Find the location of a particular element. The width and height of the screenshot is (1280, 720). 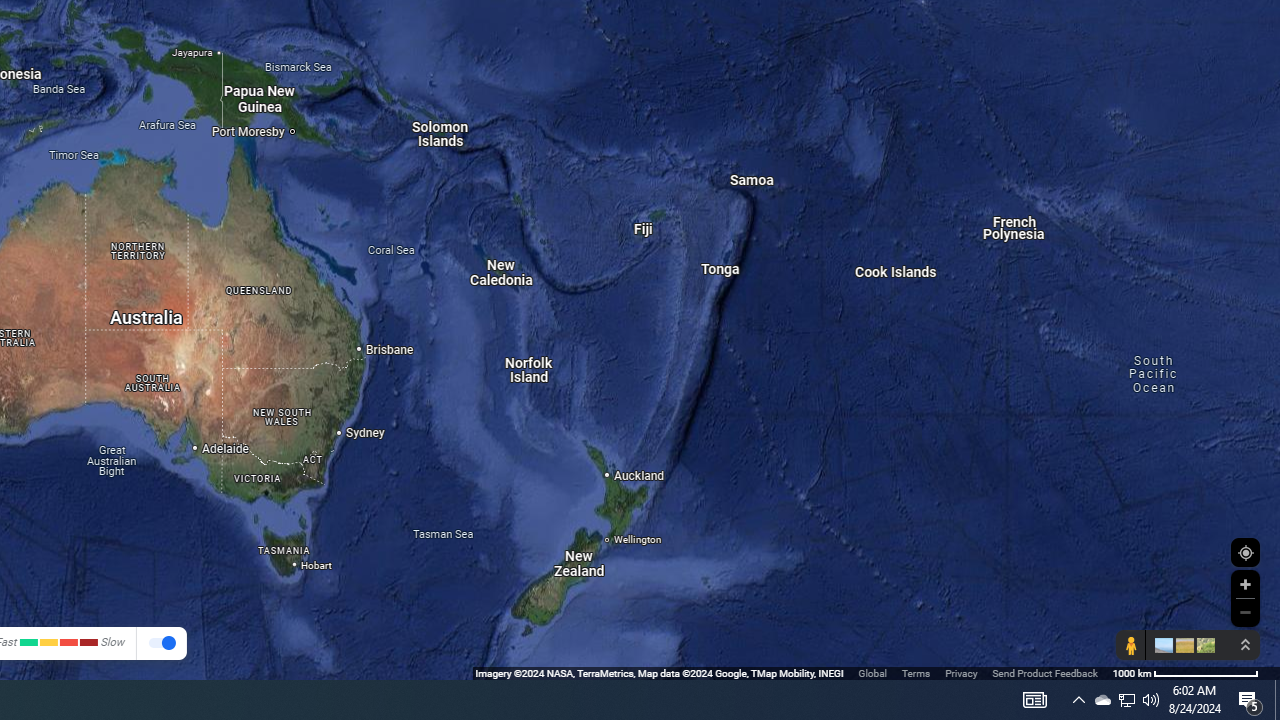

'1000 km' is located at coordinates (1185, 673).